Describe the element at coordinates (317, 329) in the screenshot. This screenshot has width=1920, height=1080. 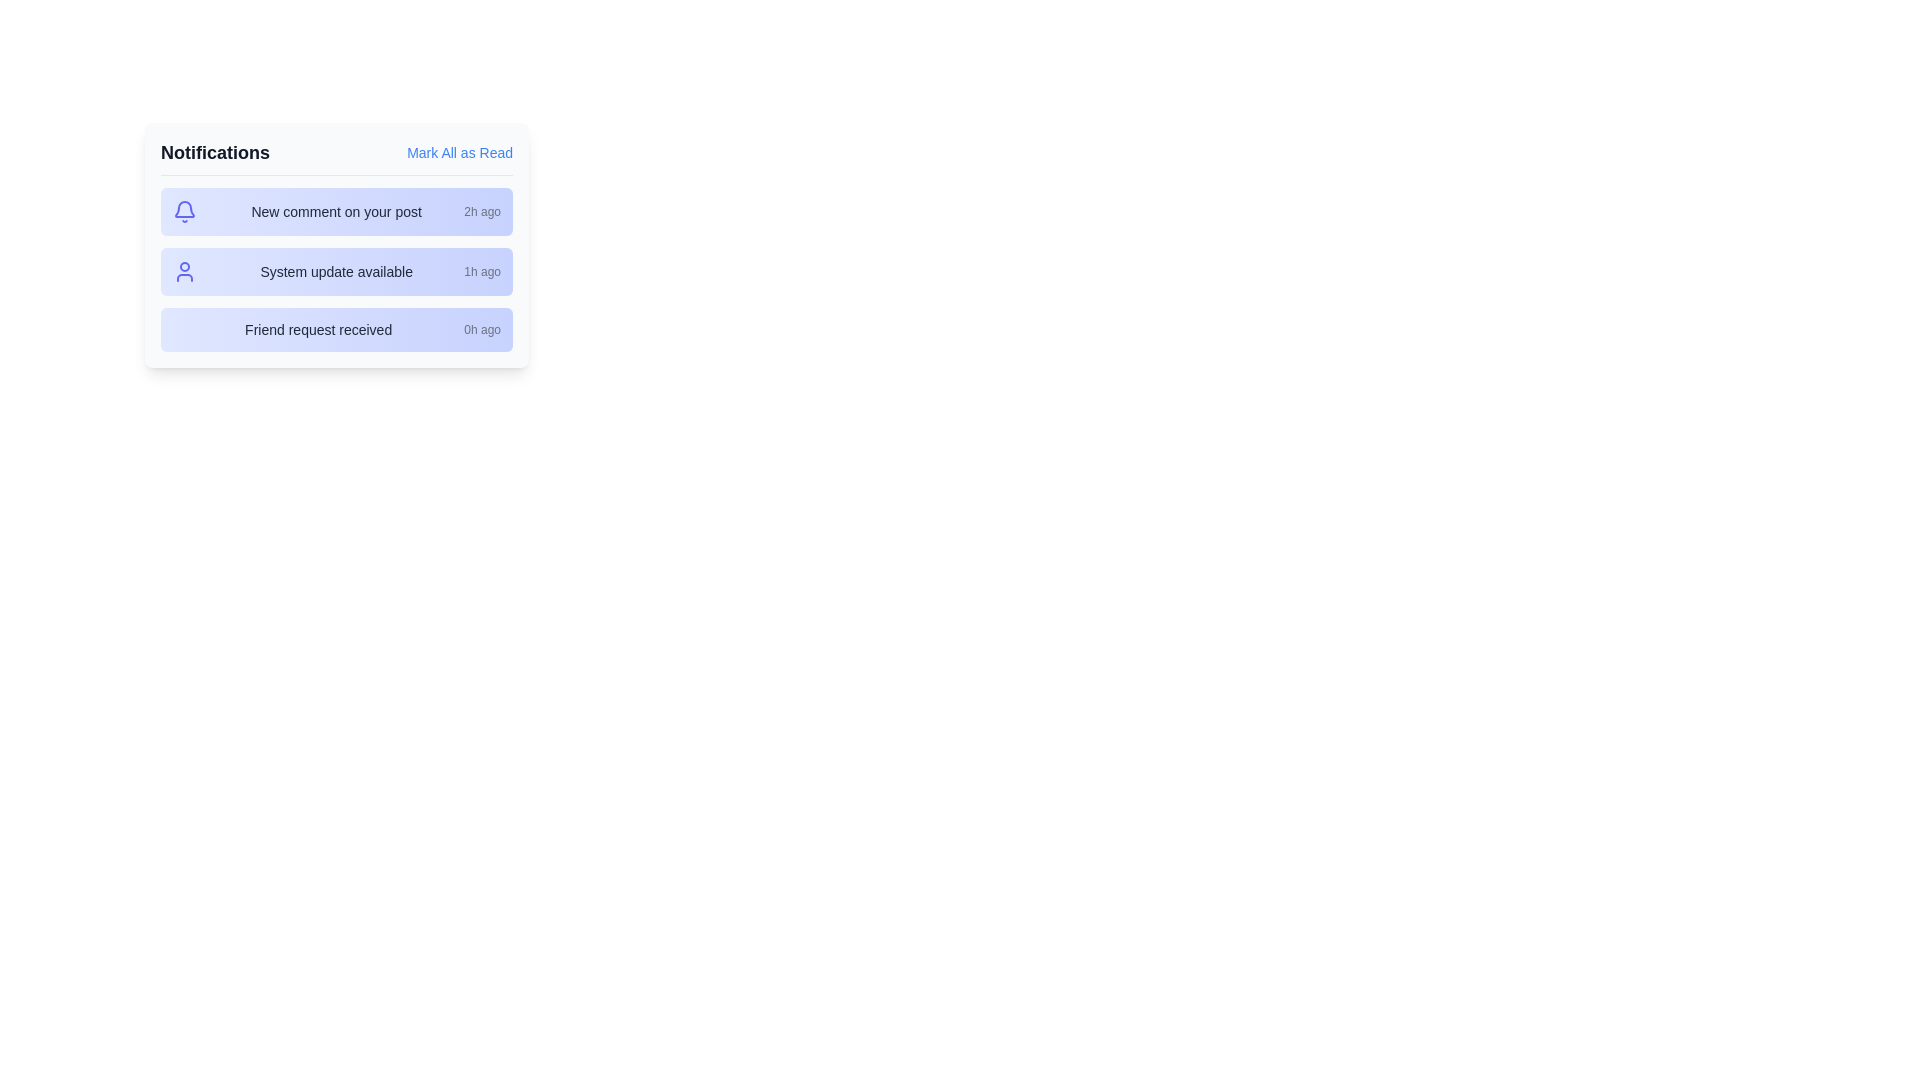
I see `text element displaying 'Friend request received', which is styled in gray, bold font and is aligned within a highlighted background area, located in the third position of the notification list` at that location.